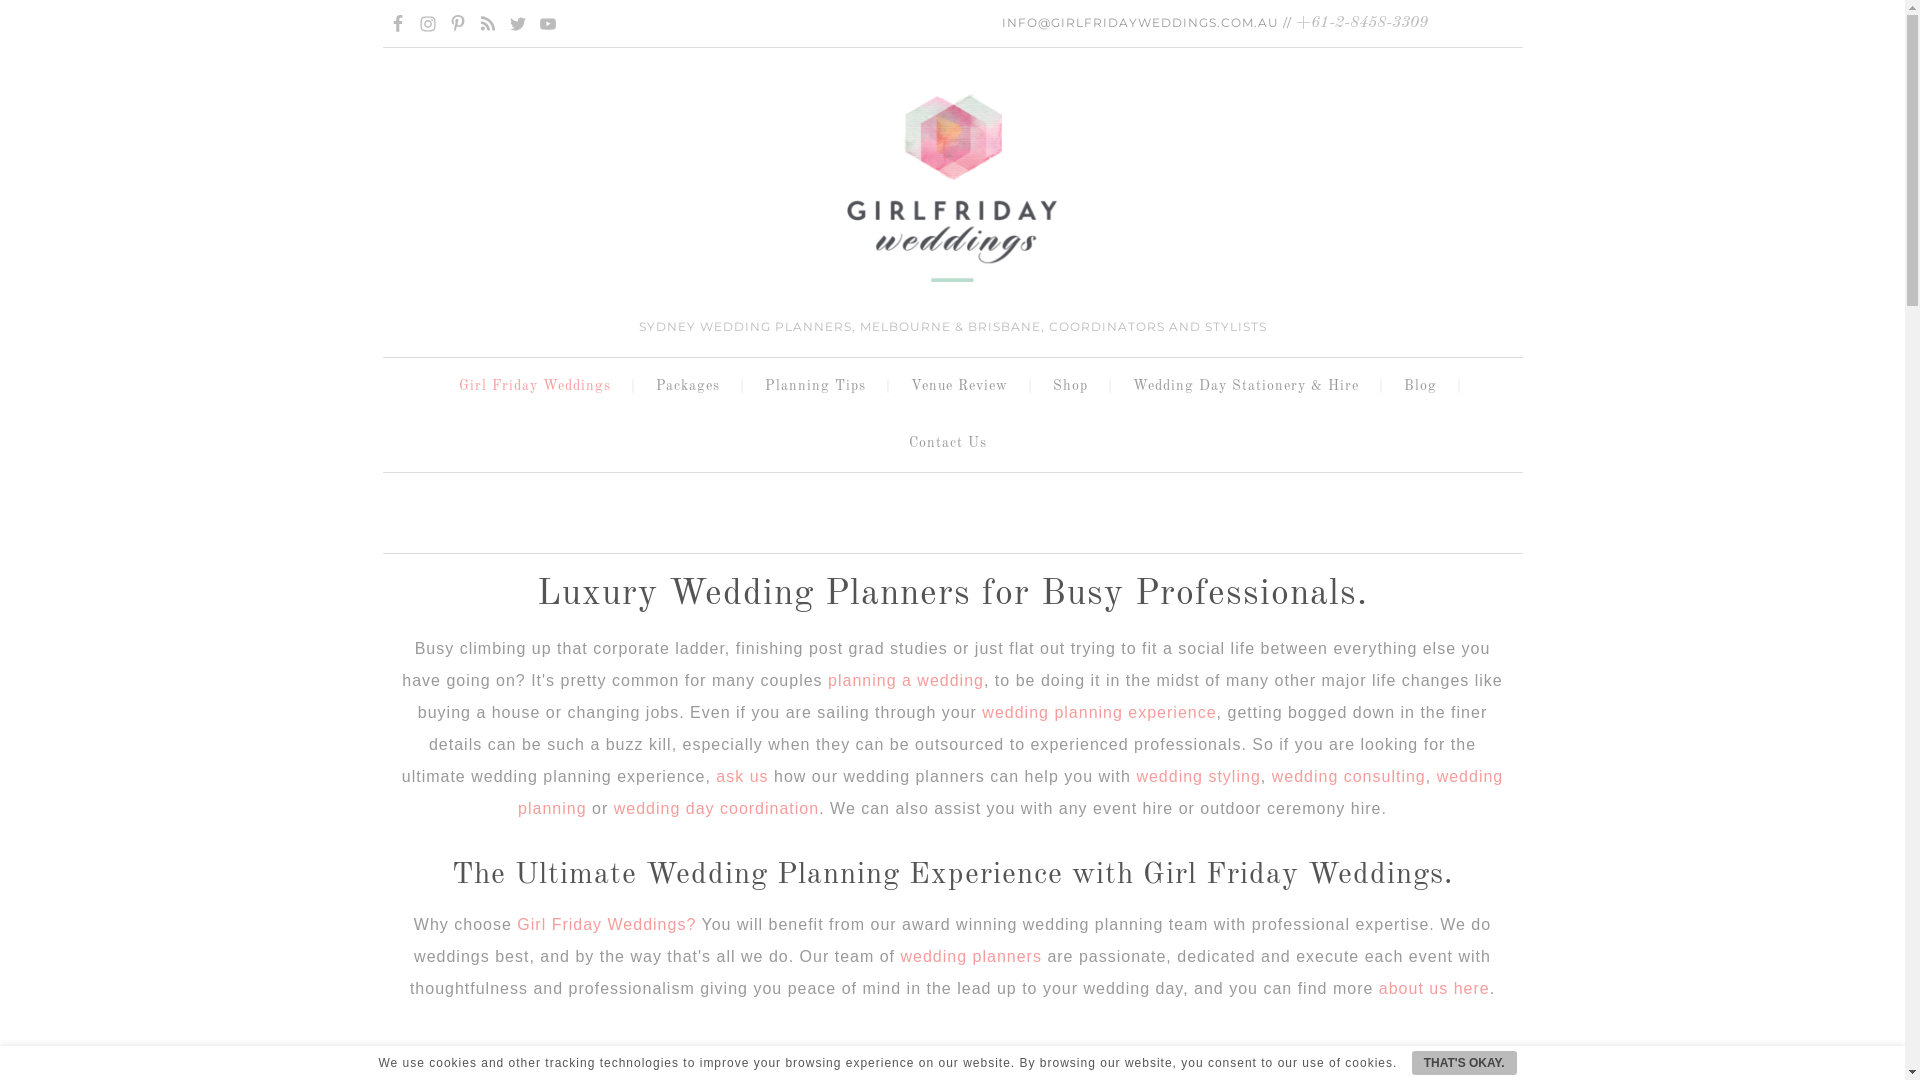  Describe the element at coordinates (691, 386) in the screenshot. I see `'Packages'` at that location.